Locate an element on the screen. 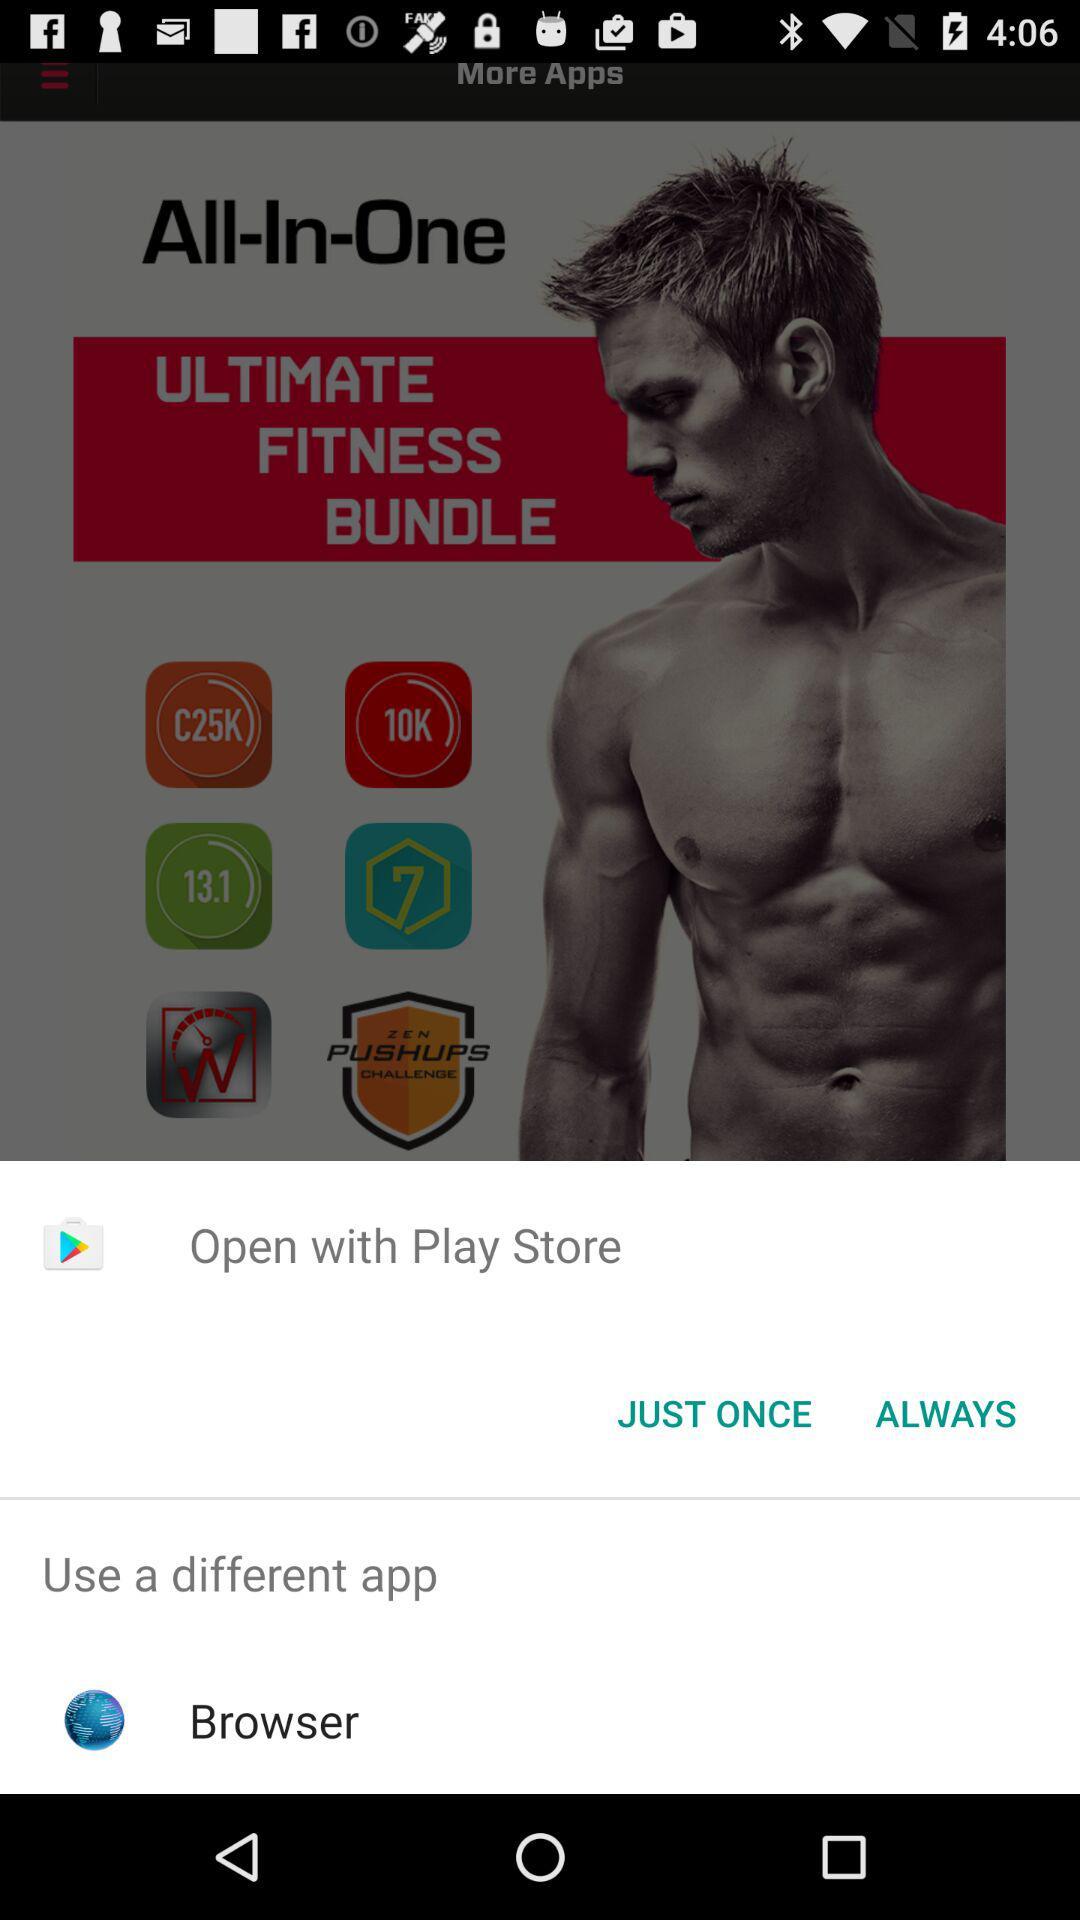 The height and width of the screenshot is (1920, 1080). the always is located at coordinates (945, 1411).